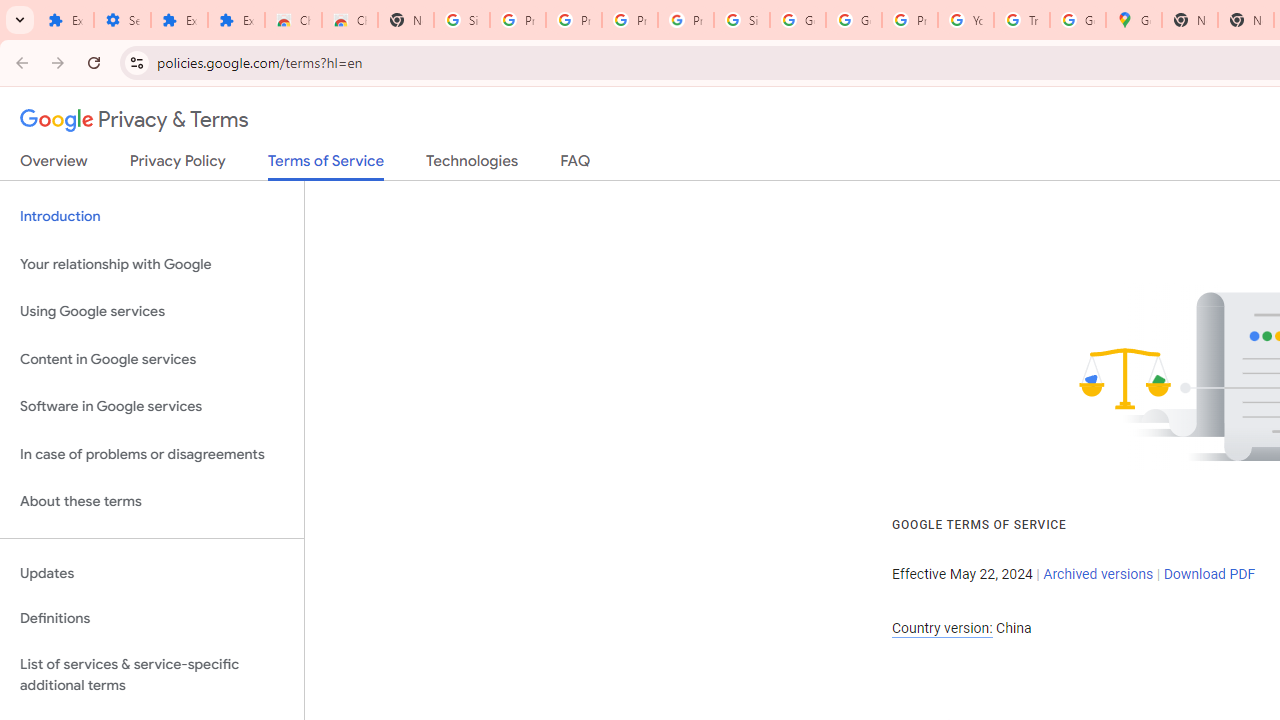  Describe the element at coordinates (461, 20) in the screenshot. I see `'Sign in - Google Accounts'` at that location.